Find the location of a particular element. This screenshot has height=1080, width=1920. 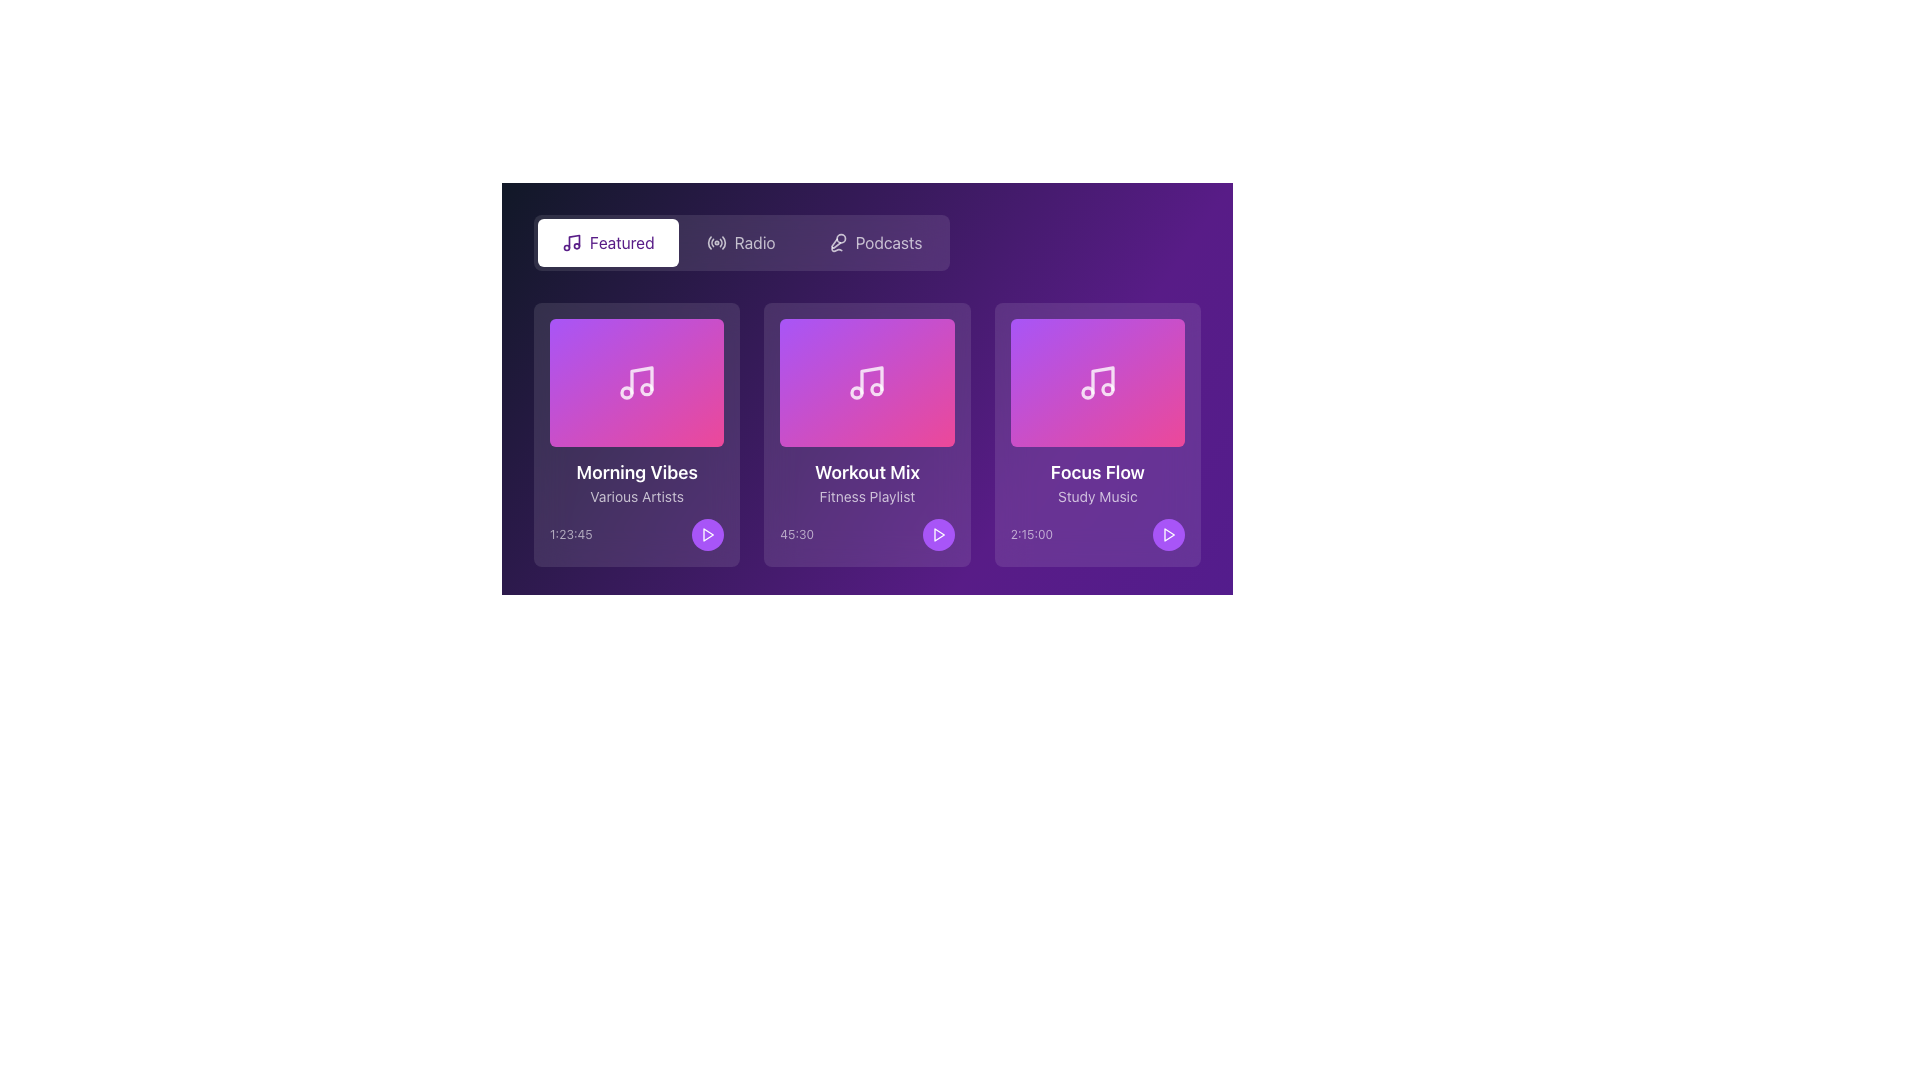

the first circular component of the musical note SVG icon within the 'Morning Vibes' tile, located near the top-center of the interface is located at coordinates (626, 393).